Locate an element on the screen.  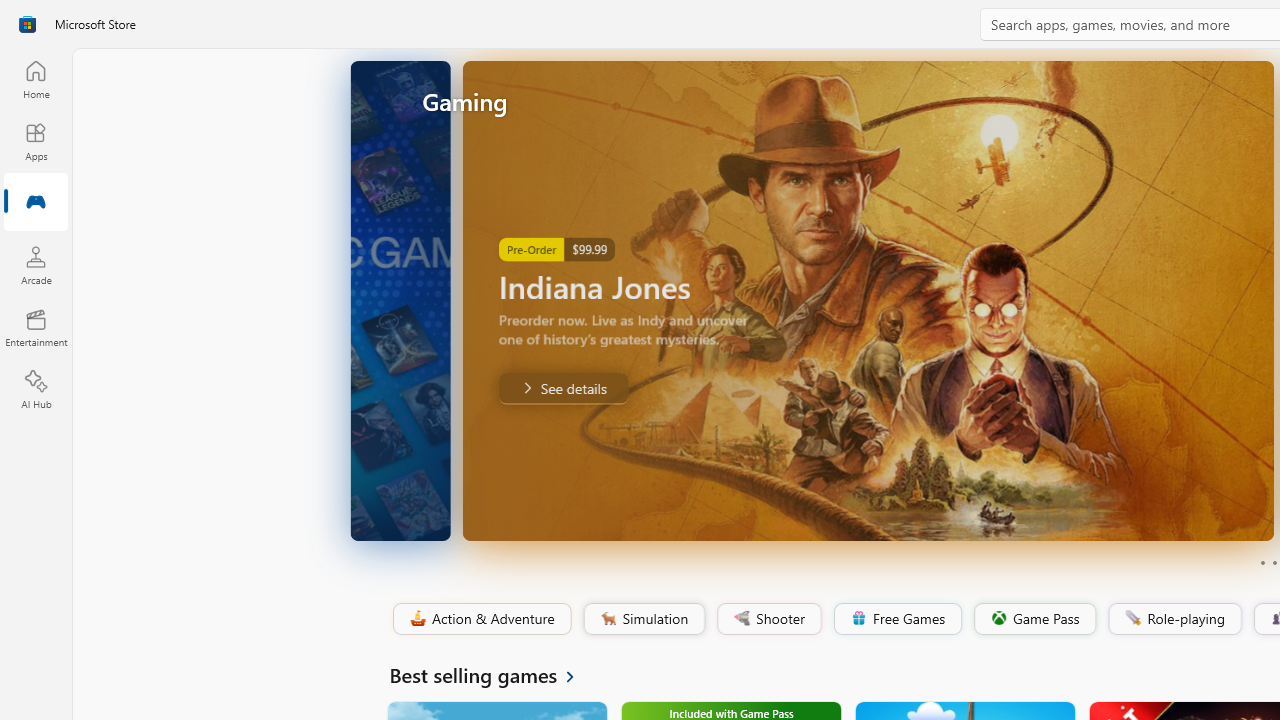
'Class: Image' is located at coordinates (1132, 616).